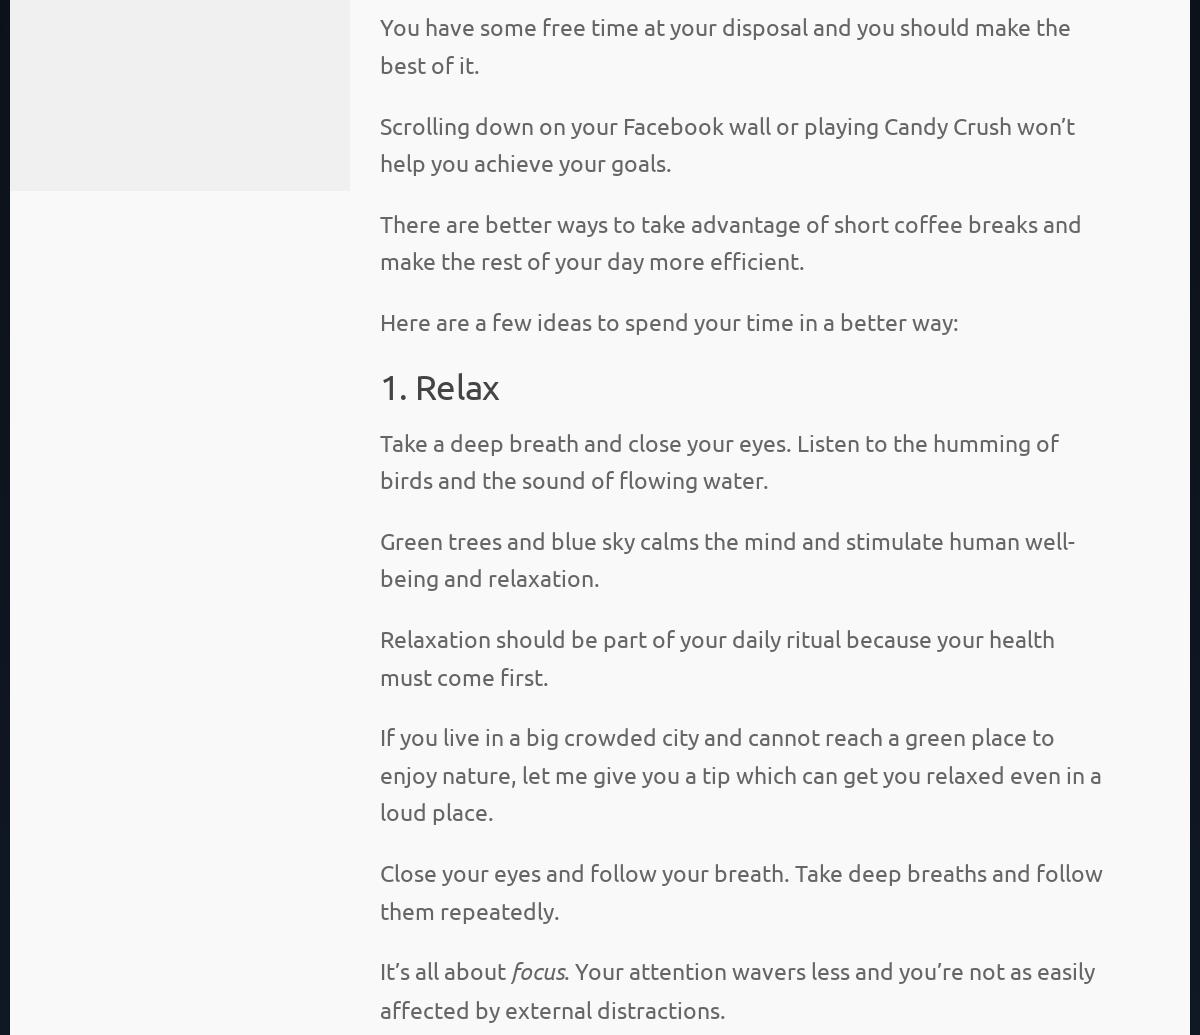  What do you see at coordinates (380, 143) in the screenshot?
I see `'Scrolling down on your Facebook wall or playing Candy Crush won’t help you achieve your goals.'` at bounding box center [380, 143].